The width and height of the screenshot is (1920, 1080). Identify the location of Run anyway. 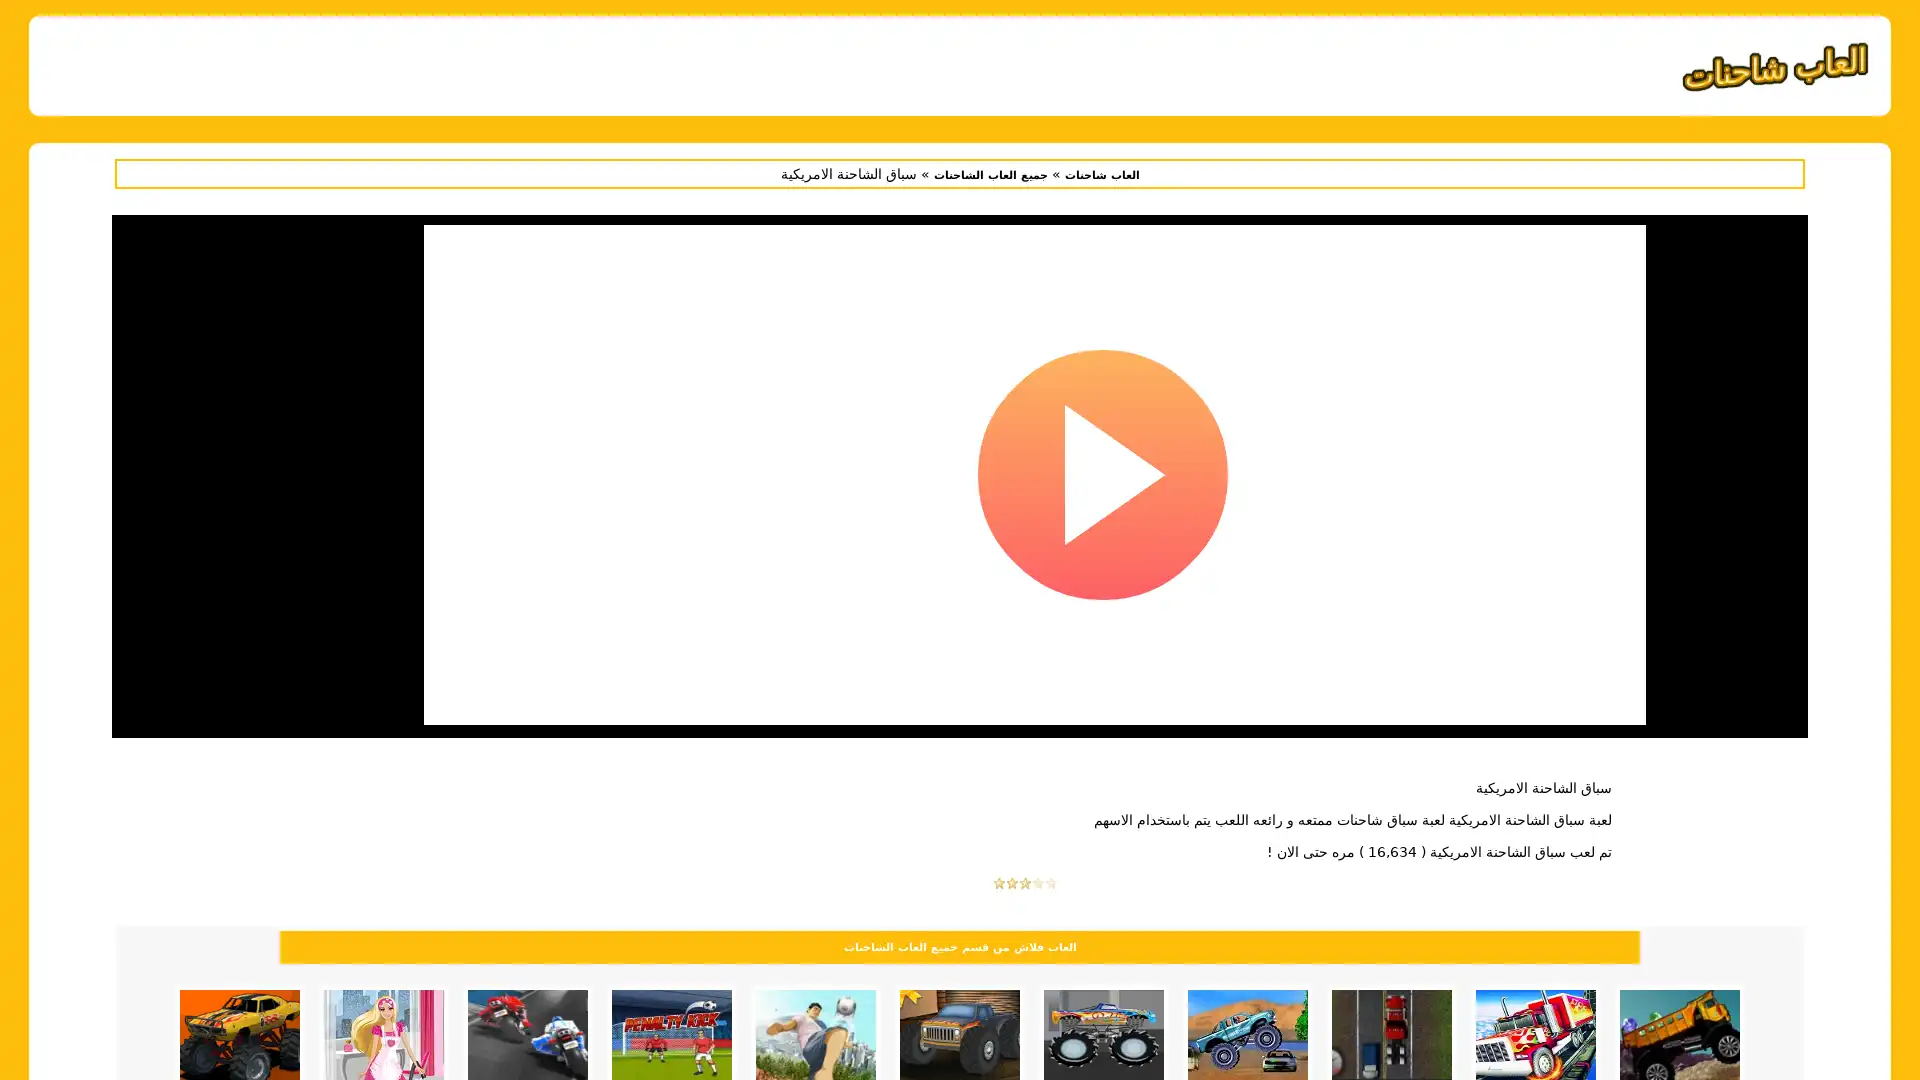
(1034, 500).